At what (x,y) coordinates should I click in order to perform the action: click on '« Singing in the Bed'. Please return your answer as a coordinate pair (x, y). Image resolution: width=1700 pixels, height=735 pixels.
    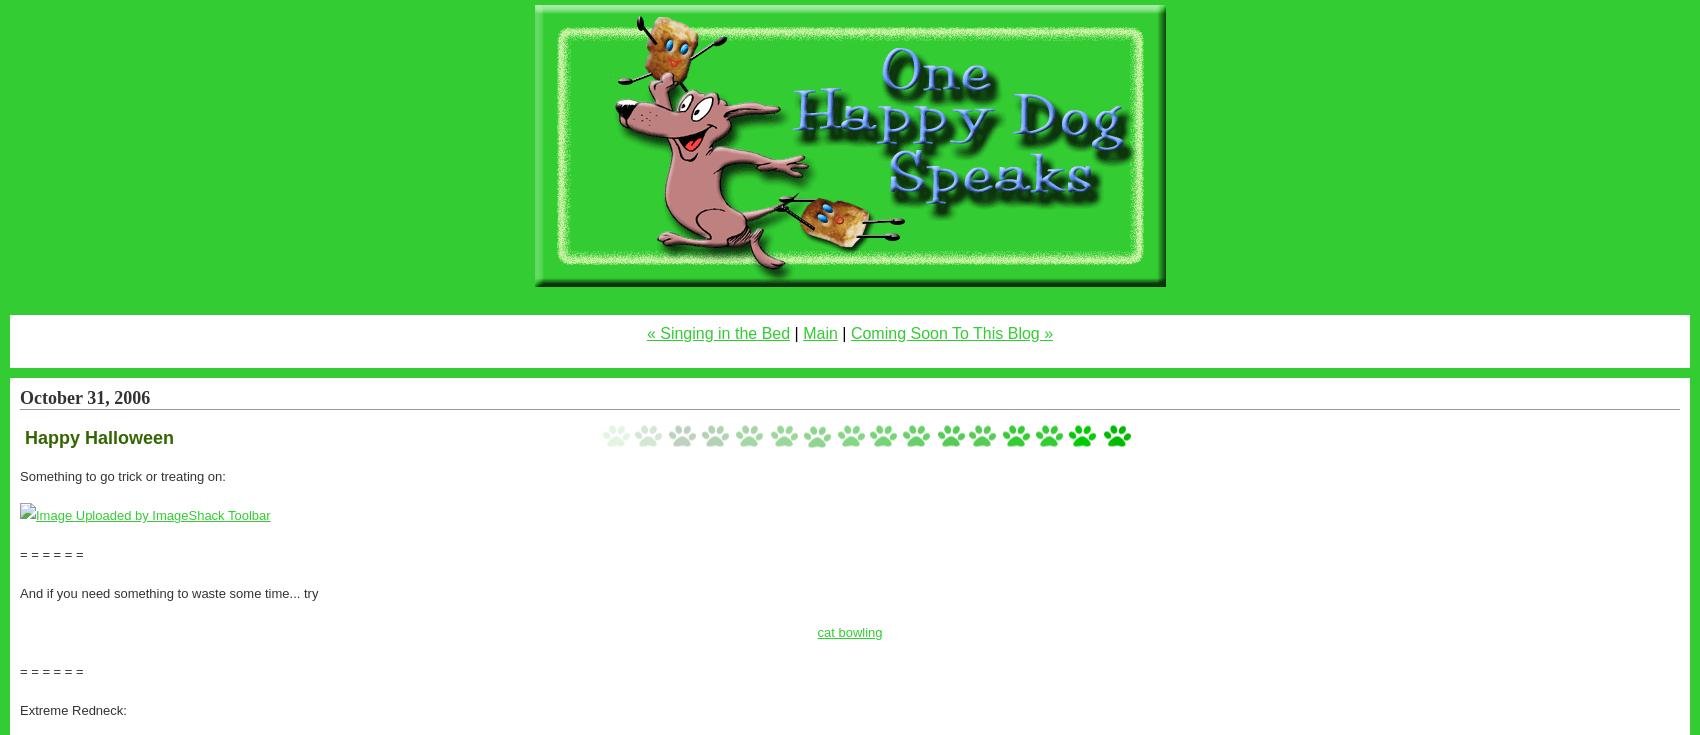
    Looking at the image, I should click on (646, 332).